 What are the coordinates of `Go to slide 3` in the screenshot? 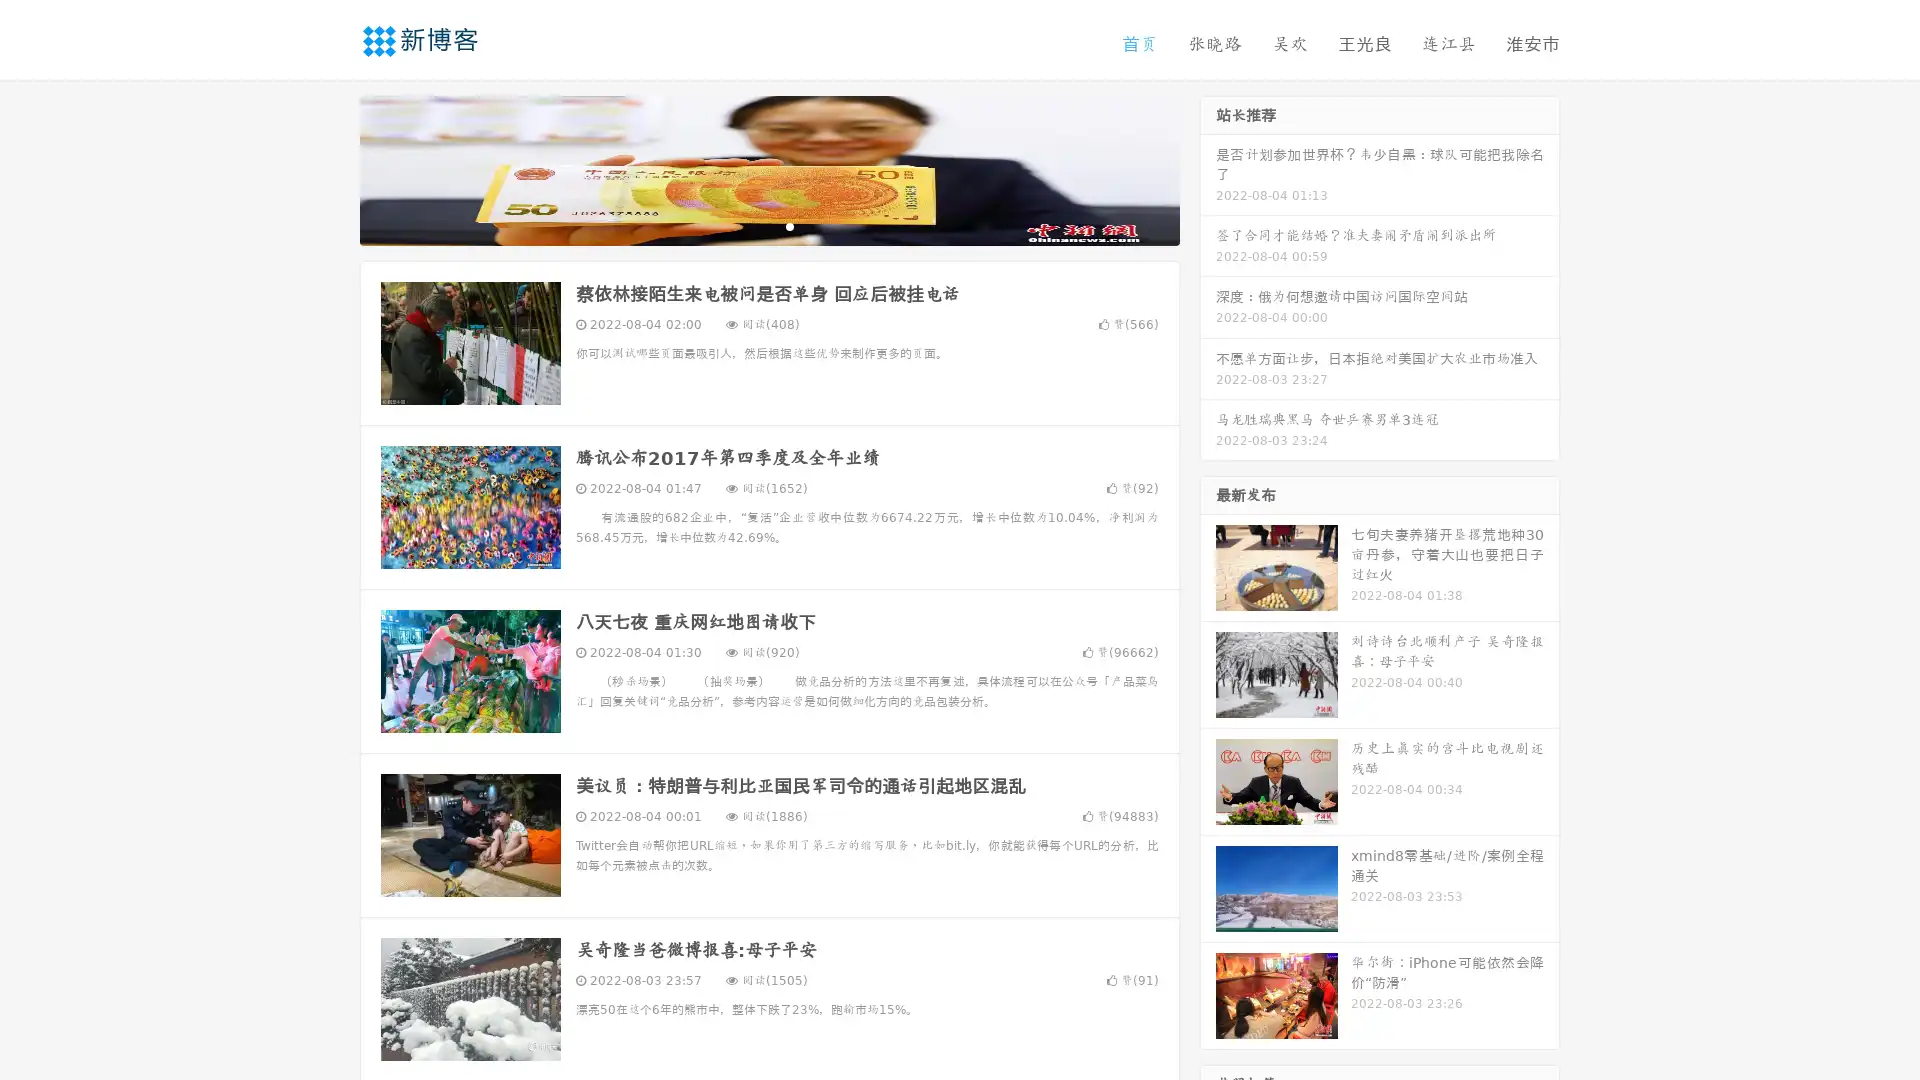 It's located at (789, 225).